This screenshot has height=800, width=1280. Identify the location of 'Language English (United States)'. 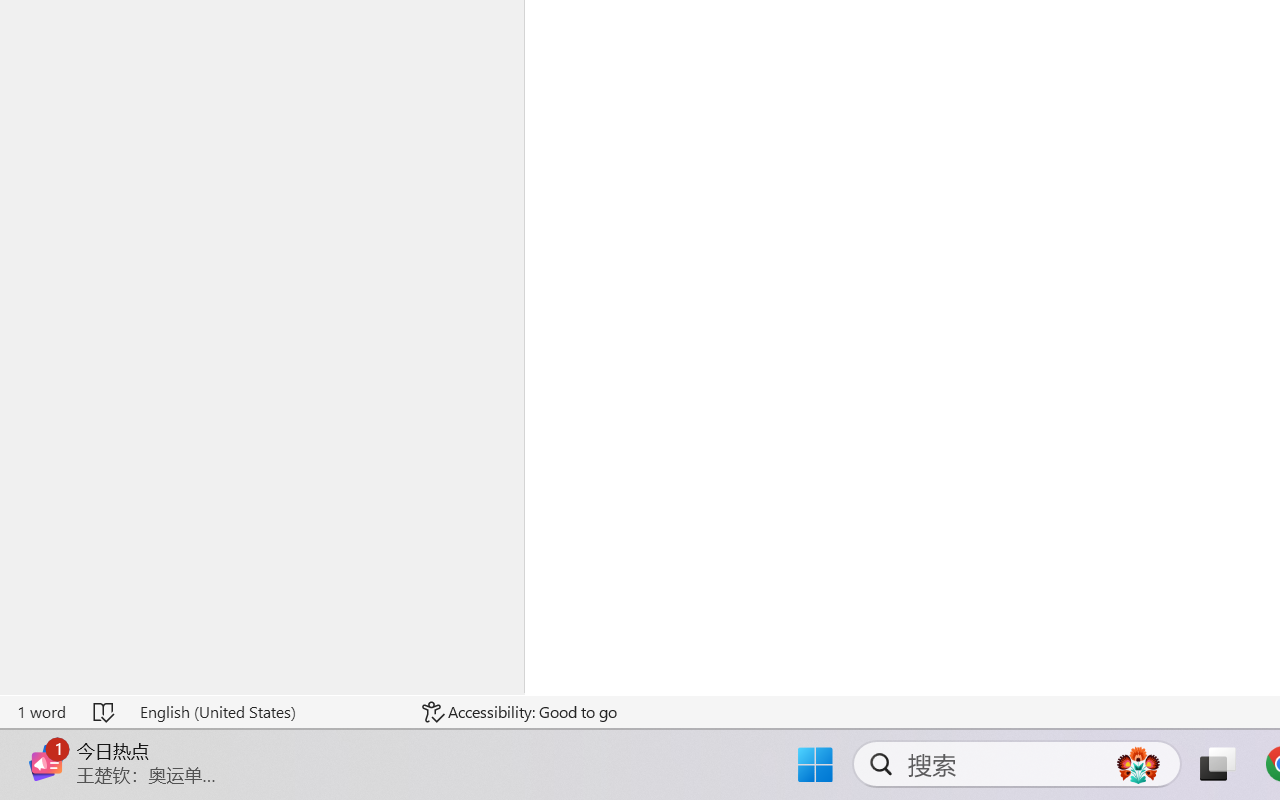
(266, 711).